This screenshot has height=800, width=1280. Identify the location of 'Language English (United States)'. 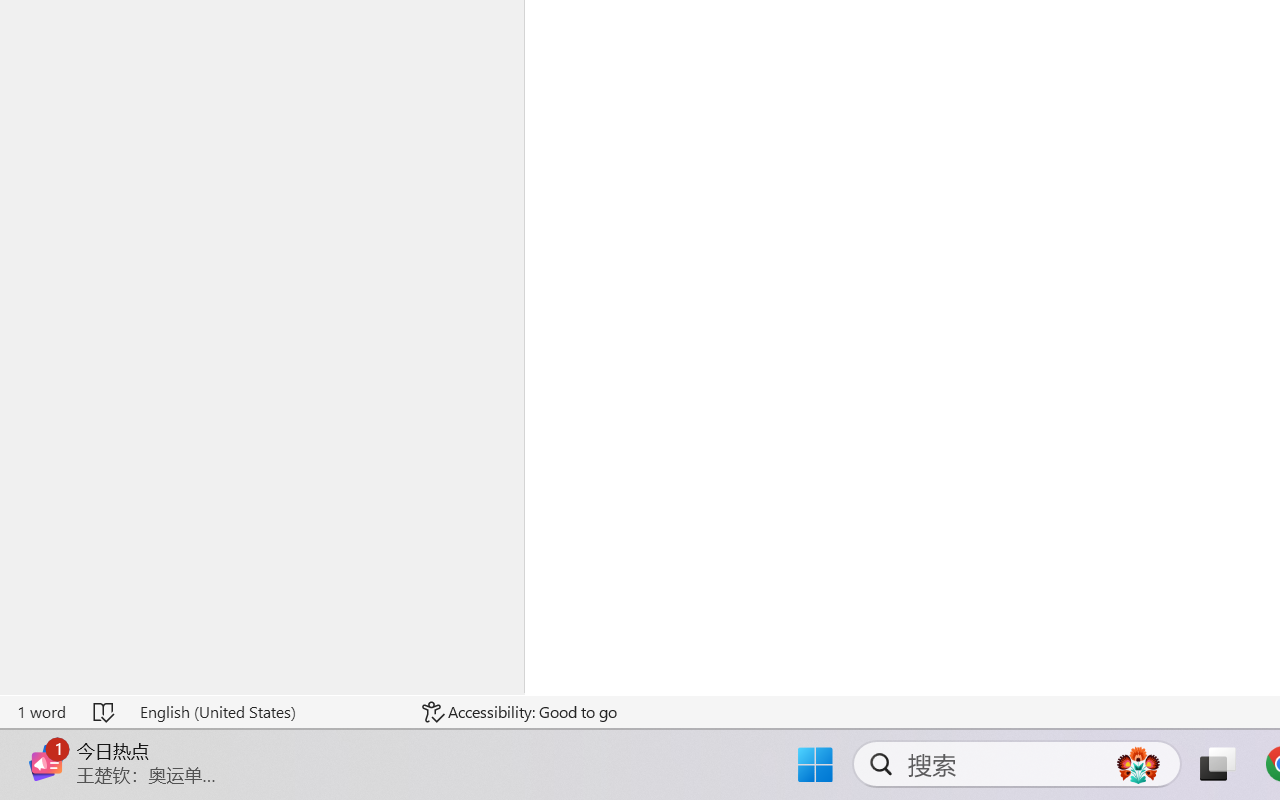
(266, 711).